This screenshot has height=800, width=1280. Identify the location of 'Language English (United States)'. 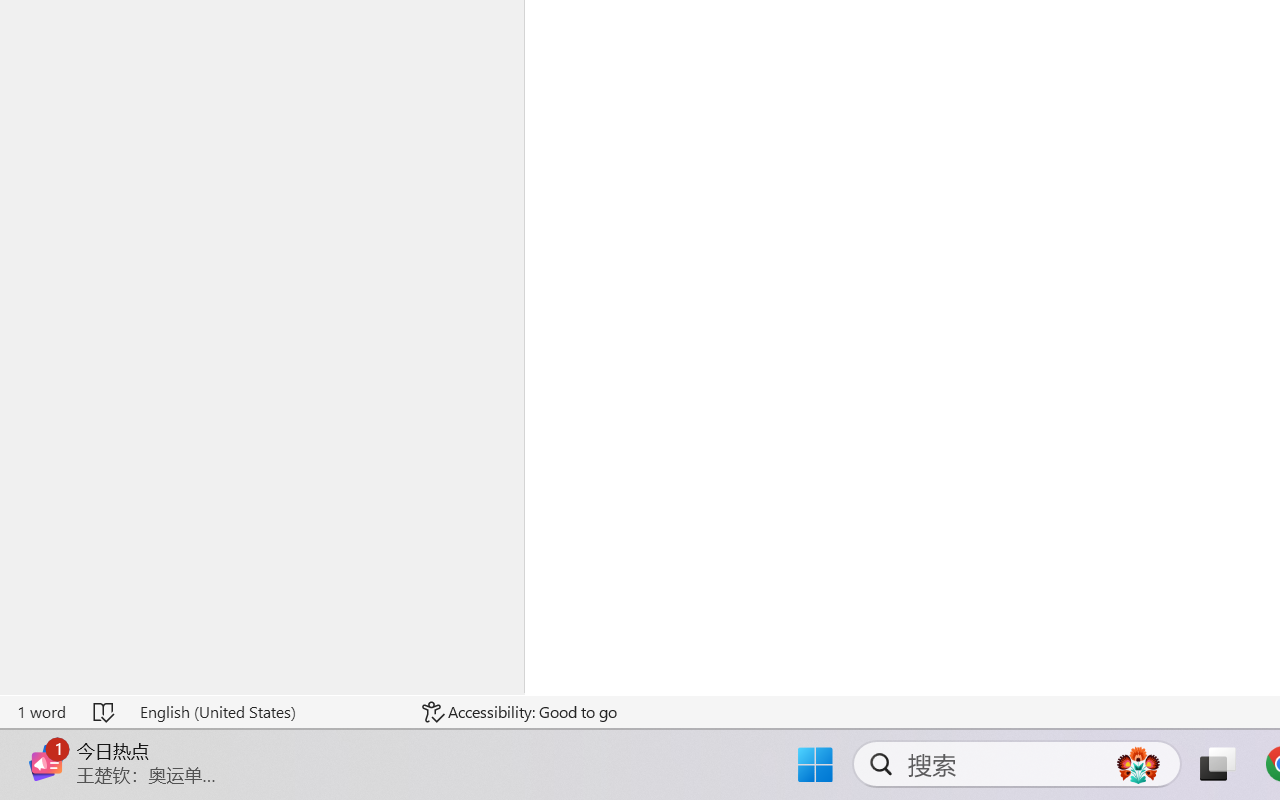
(266, 711).